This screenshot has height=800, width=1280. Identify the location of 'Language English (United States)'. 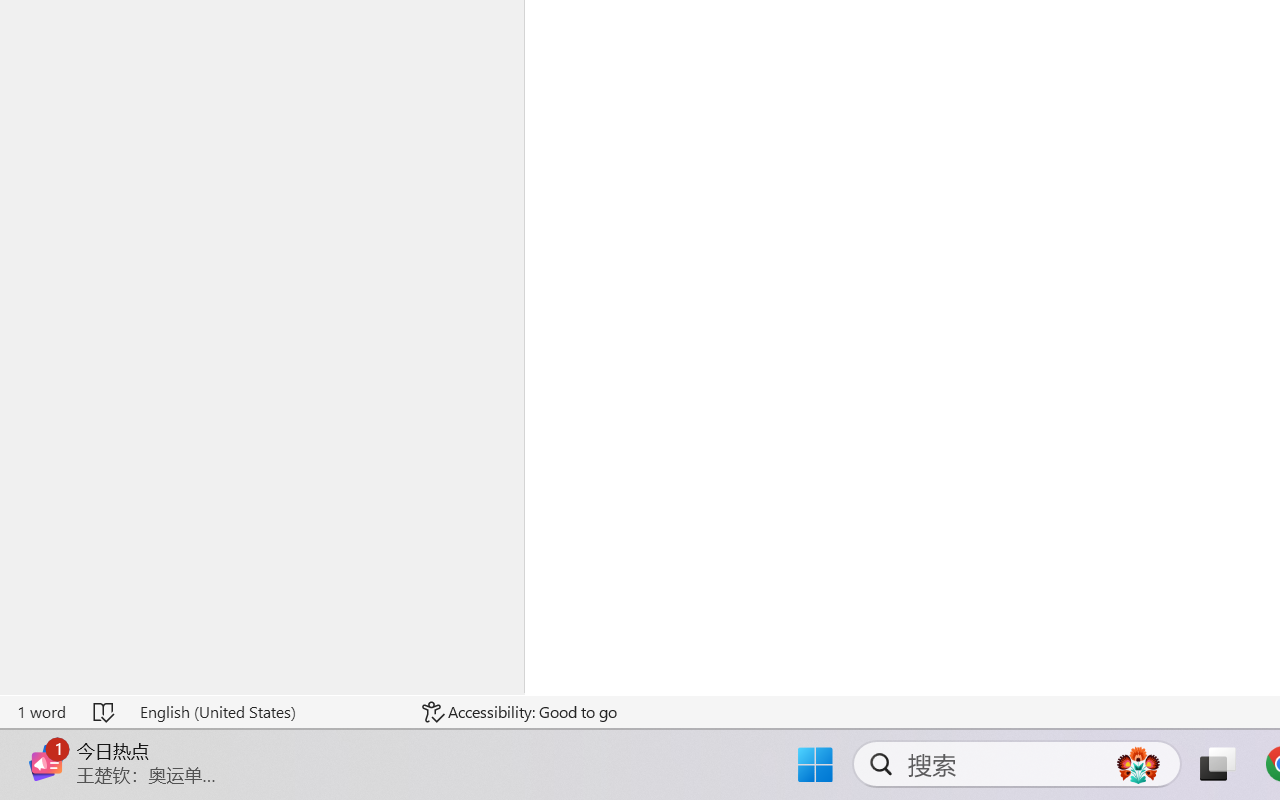
(266, 711).